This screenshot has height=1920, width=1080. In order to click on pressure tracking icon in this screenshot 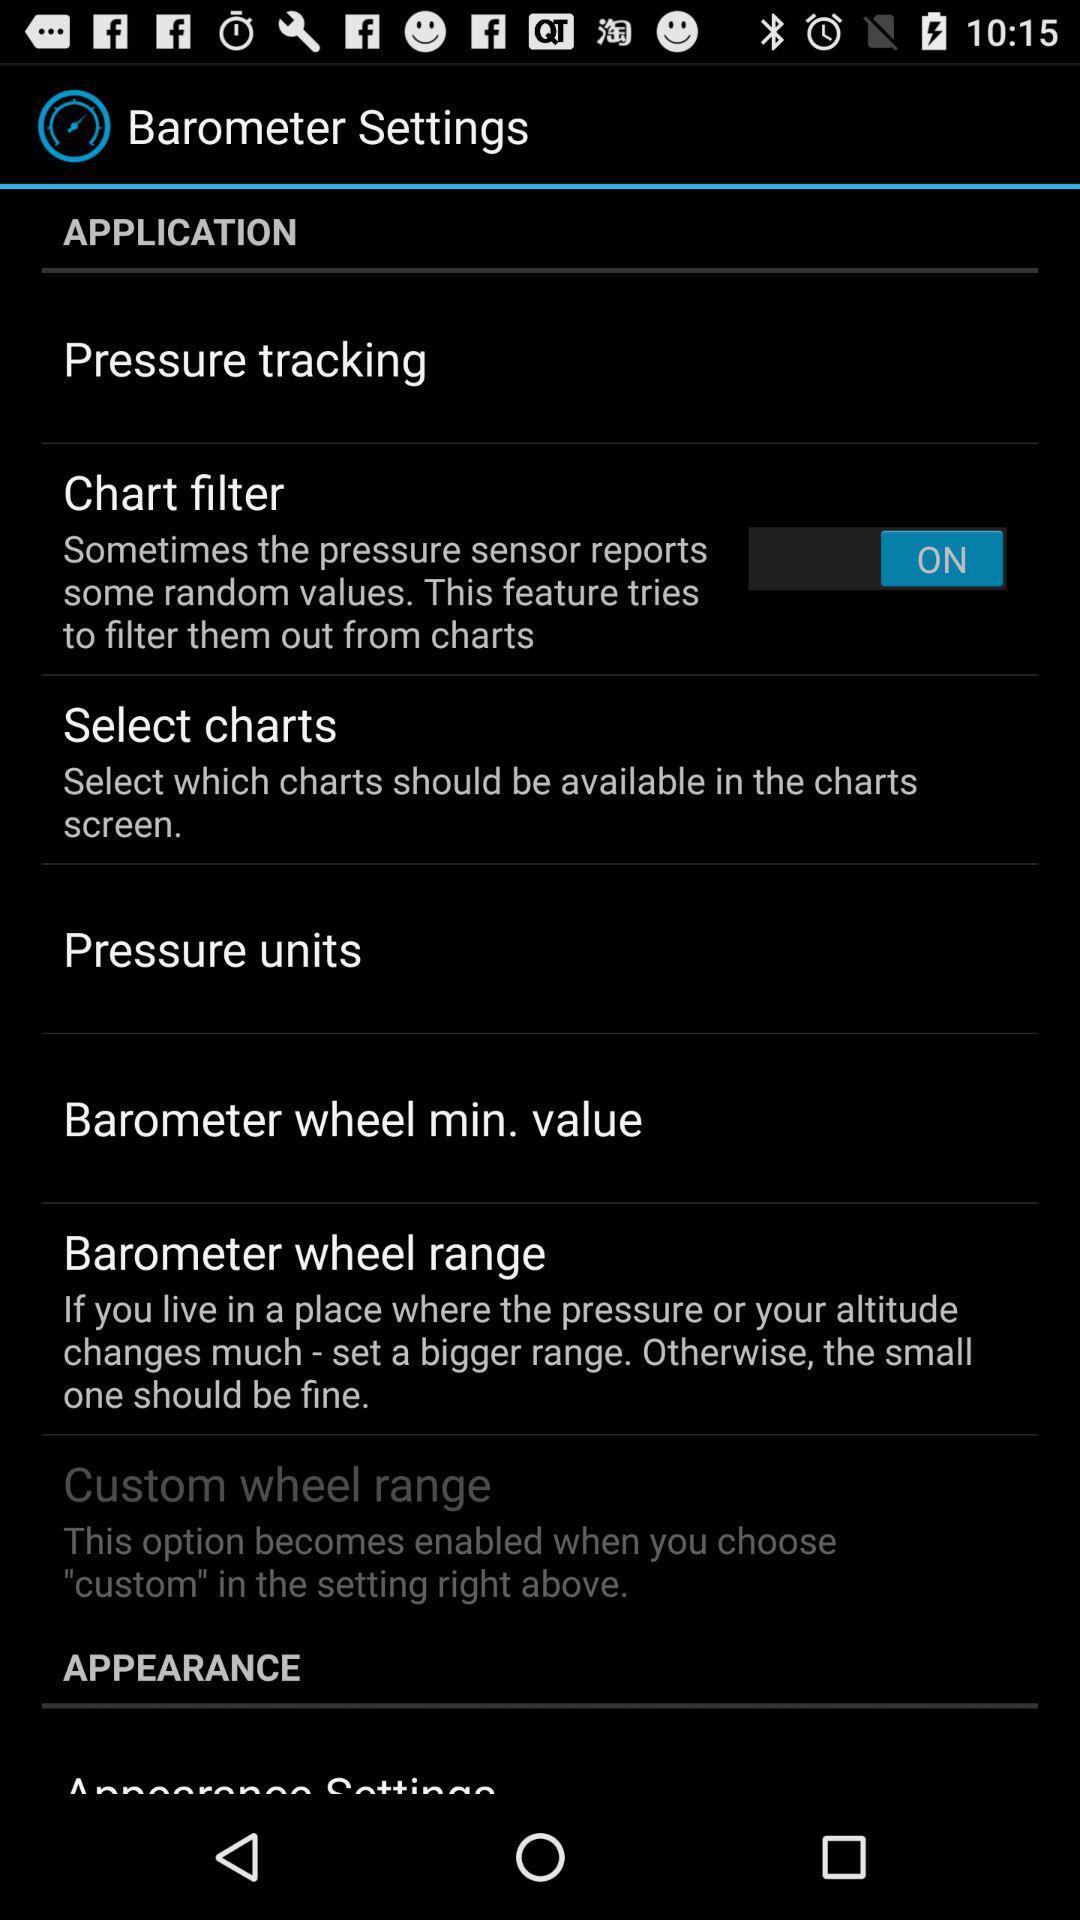, I will do `click(244, 358)`.